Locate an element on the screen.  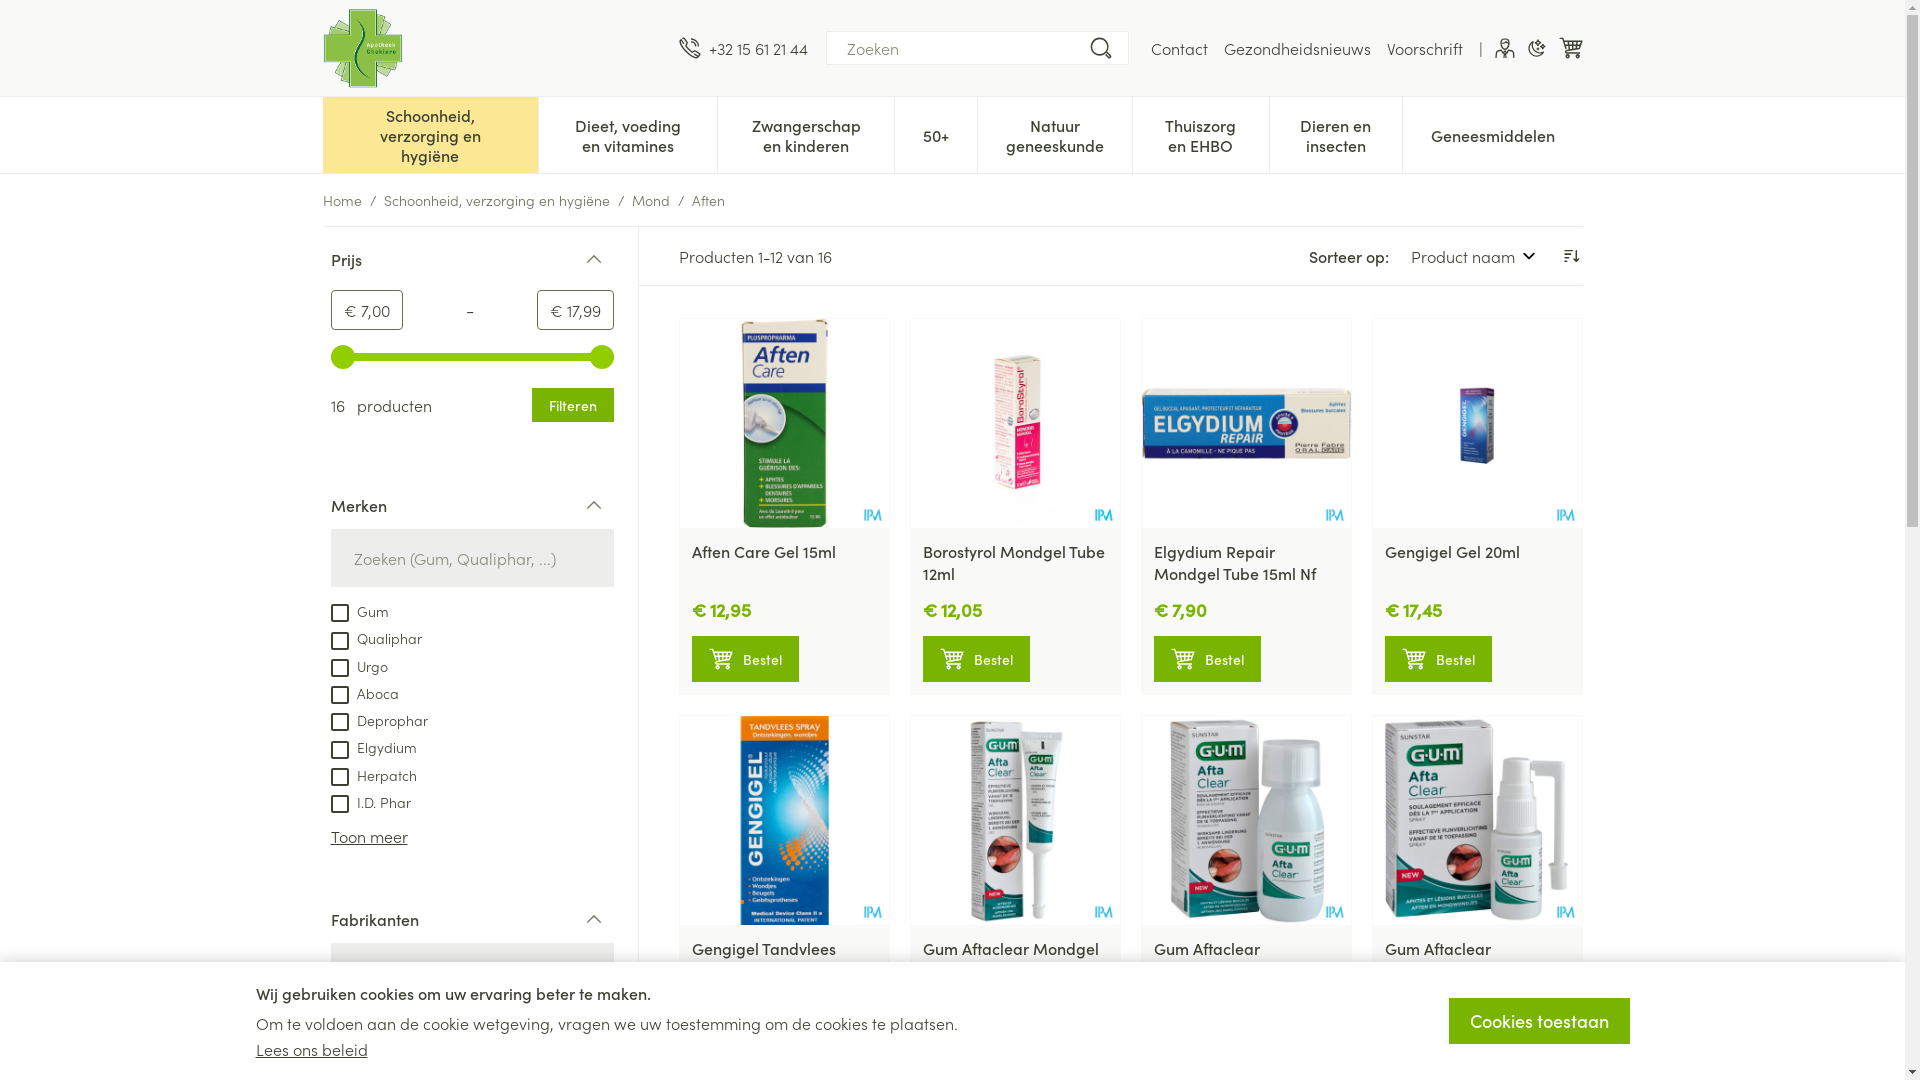
'Dieren en insecten' is located at coordinates (1335, 132).